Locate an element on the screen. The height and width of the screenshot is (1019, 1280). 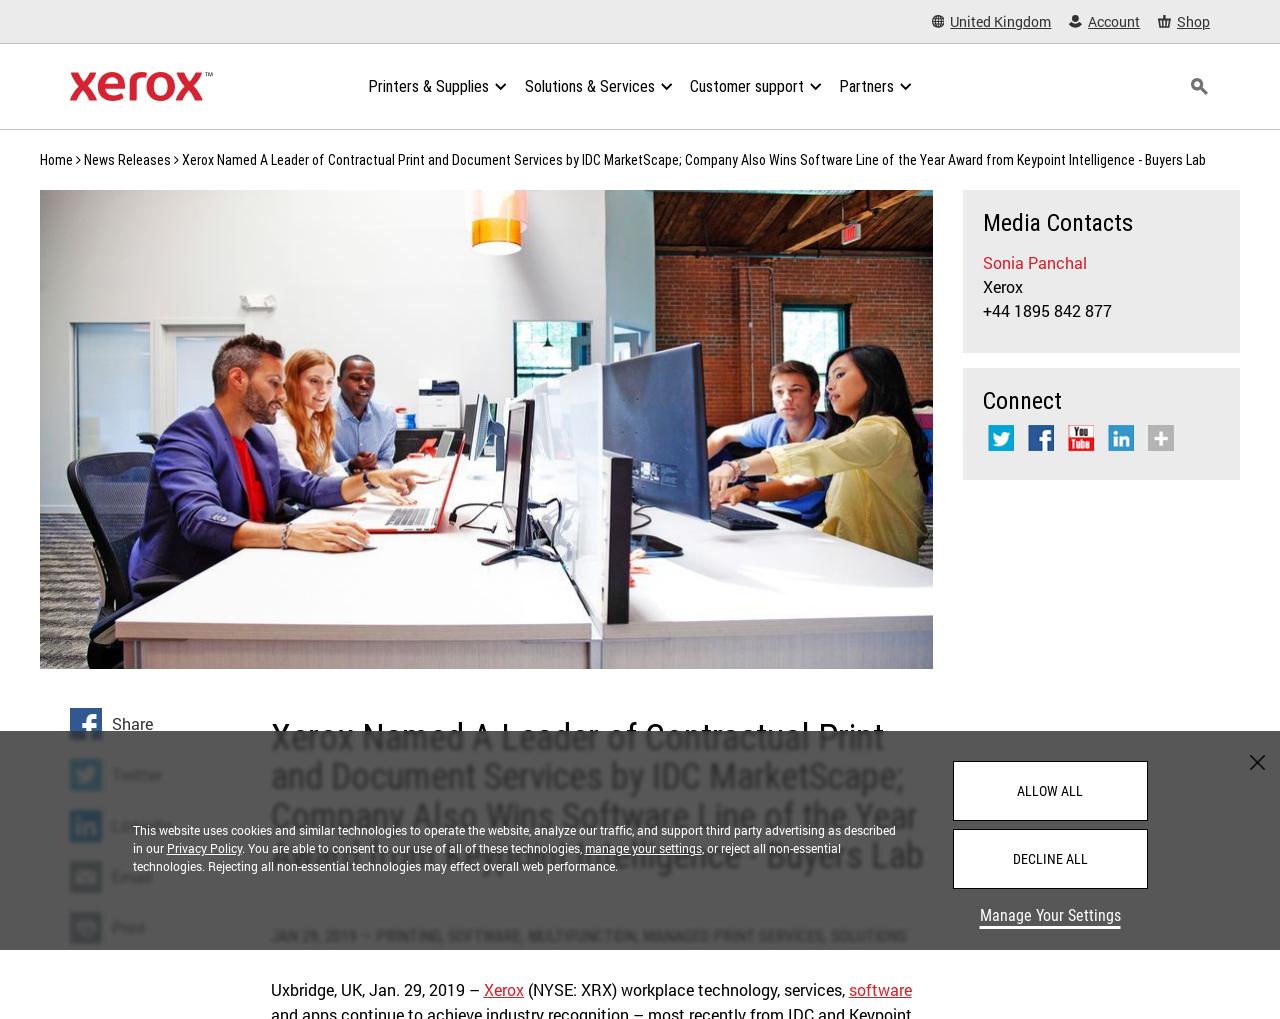
'Printers &' is located at coordinates (368, 85).